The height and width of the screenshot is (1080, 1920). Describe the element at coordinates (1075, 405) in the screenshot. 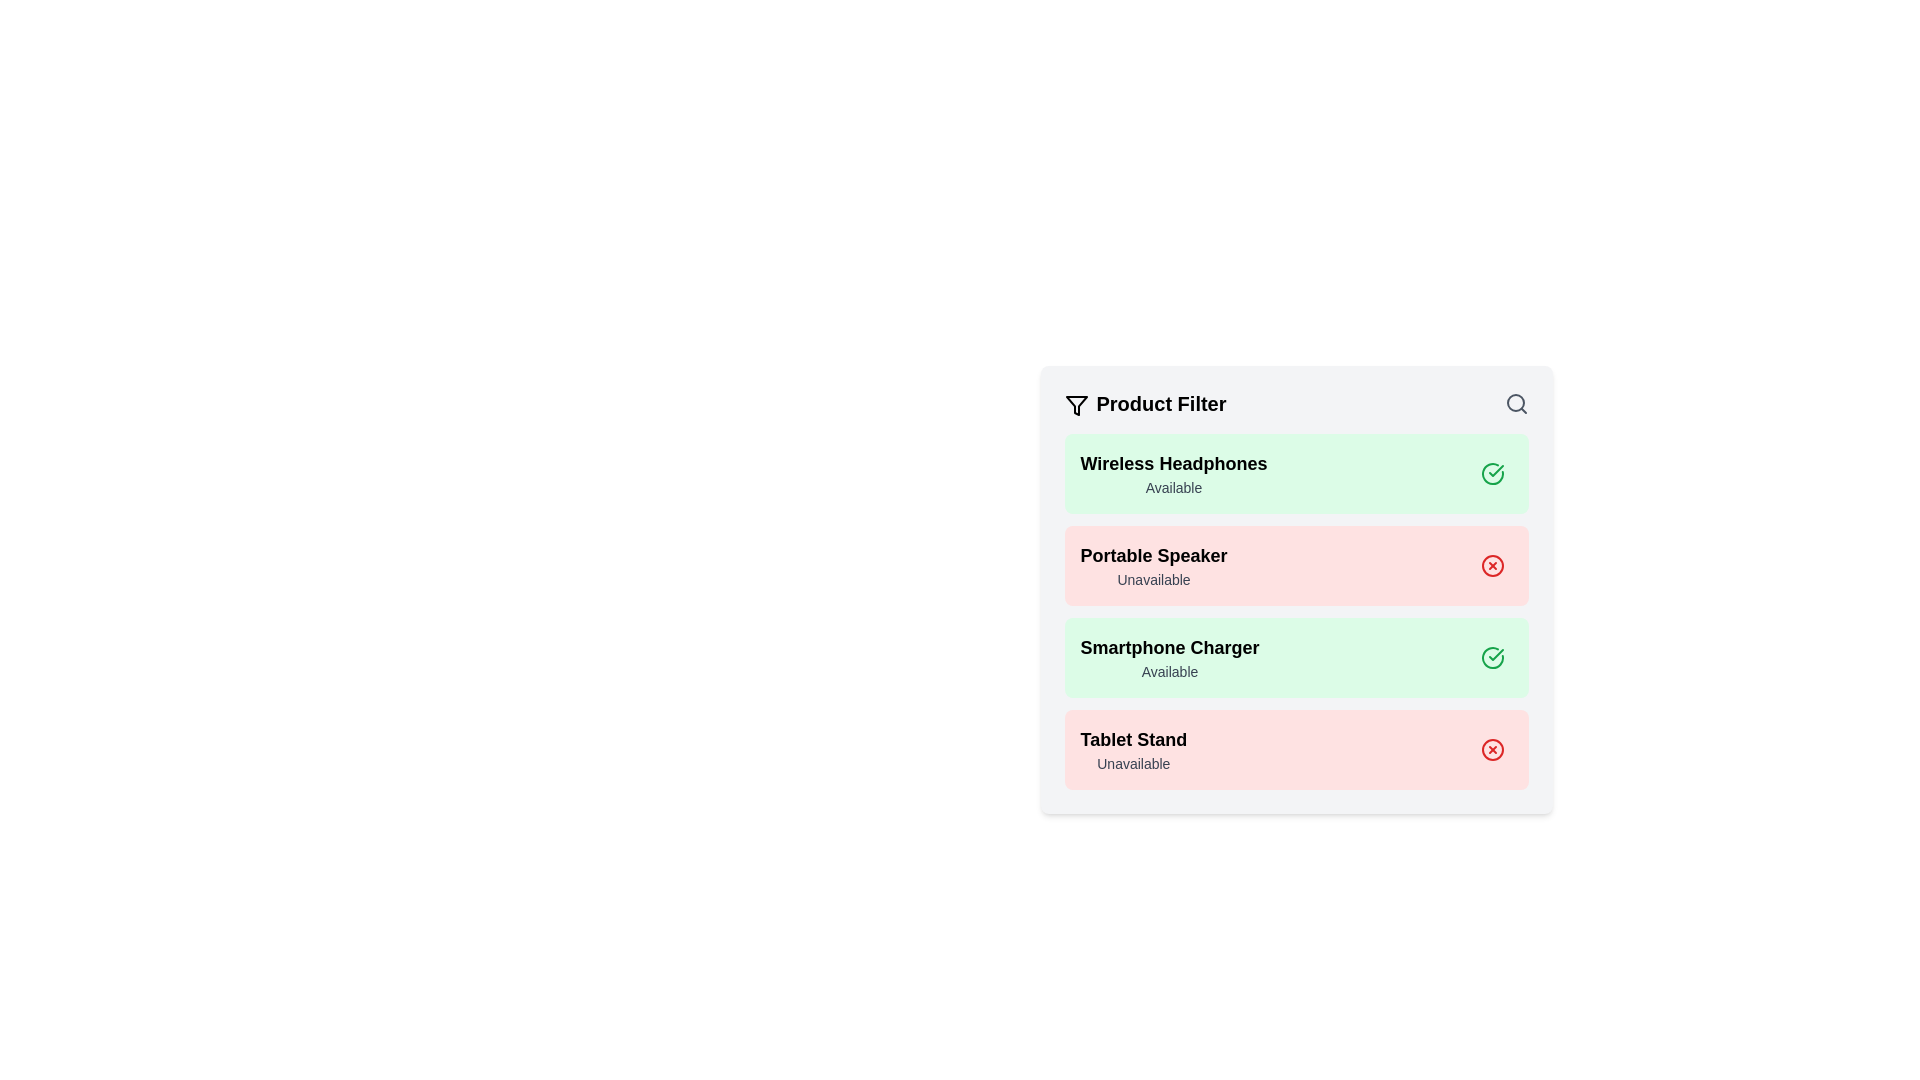

I see `the filter icon, which is a triangular funnel shape with a bold black outline, located to the left of the title 'Product Filter' in the filtering interface` at that location.